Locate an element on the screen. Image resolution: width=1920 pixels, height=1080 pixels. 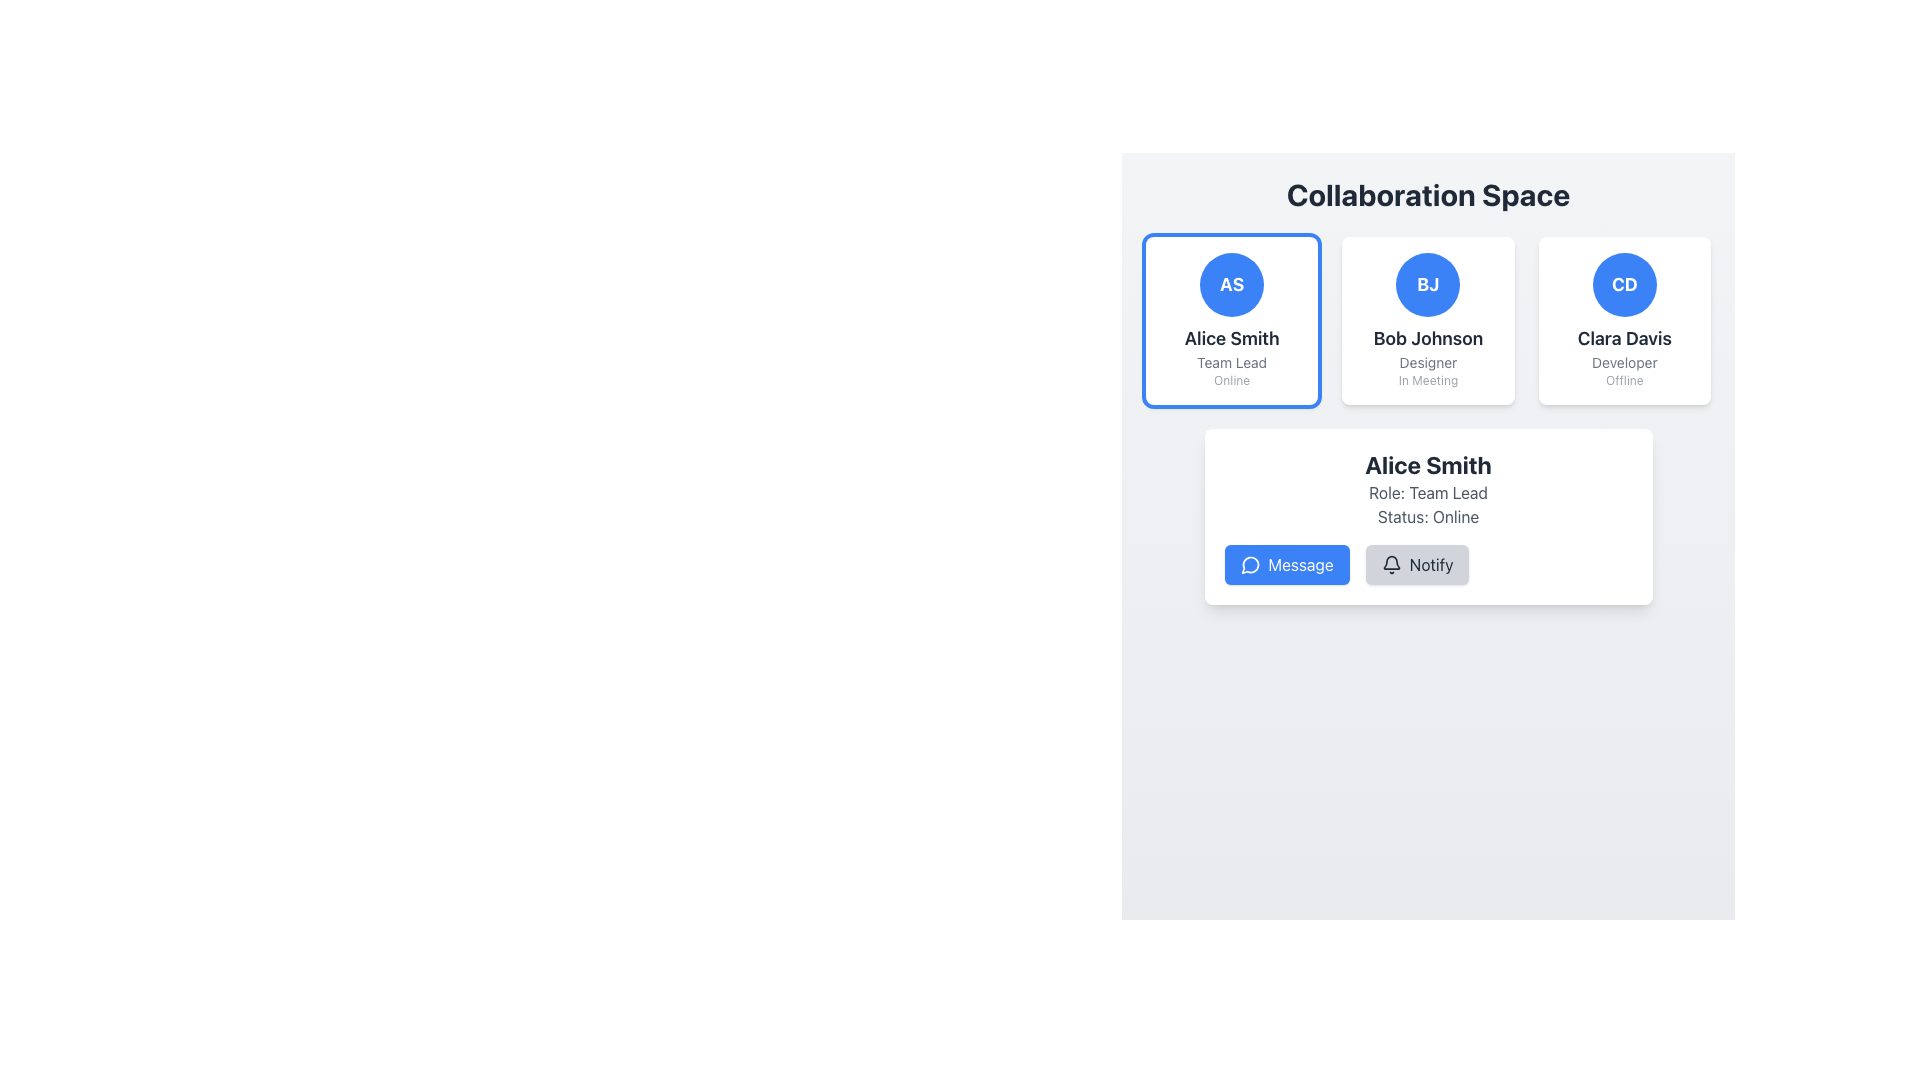
the 'In Meeting' text label located beneath the 'Designer' designation in Bob Johnson's profile card is located at coordinates (1427, 381).